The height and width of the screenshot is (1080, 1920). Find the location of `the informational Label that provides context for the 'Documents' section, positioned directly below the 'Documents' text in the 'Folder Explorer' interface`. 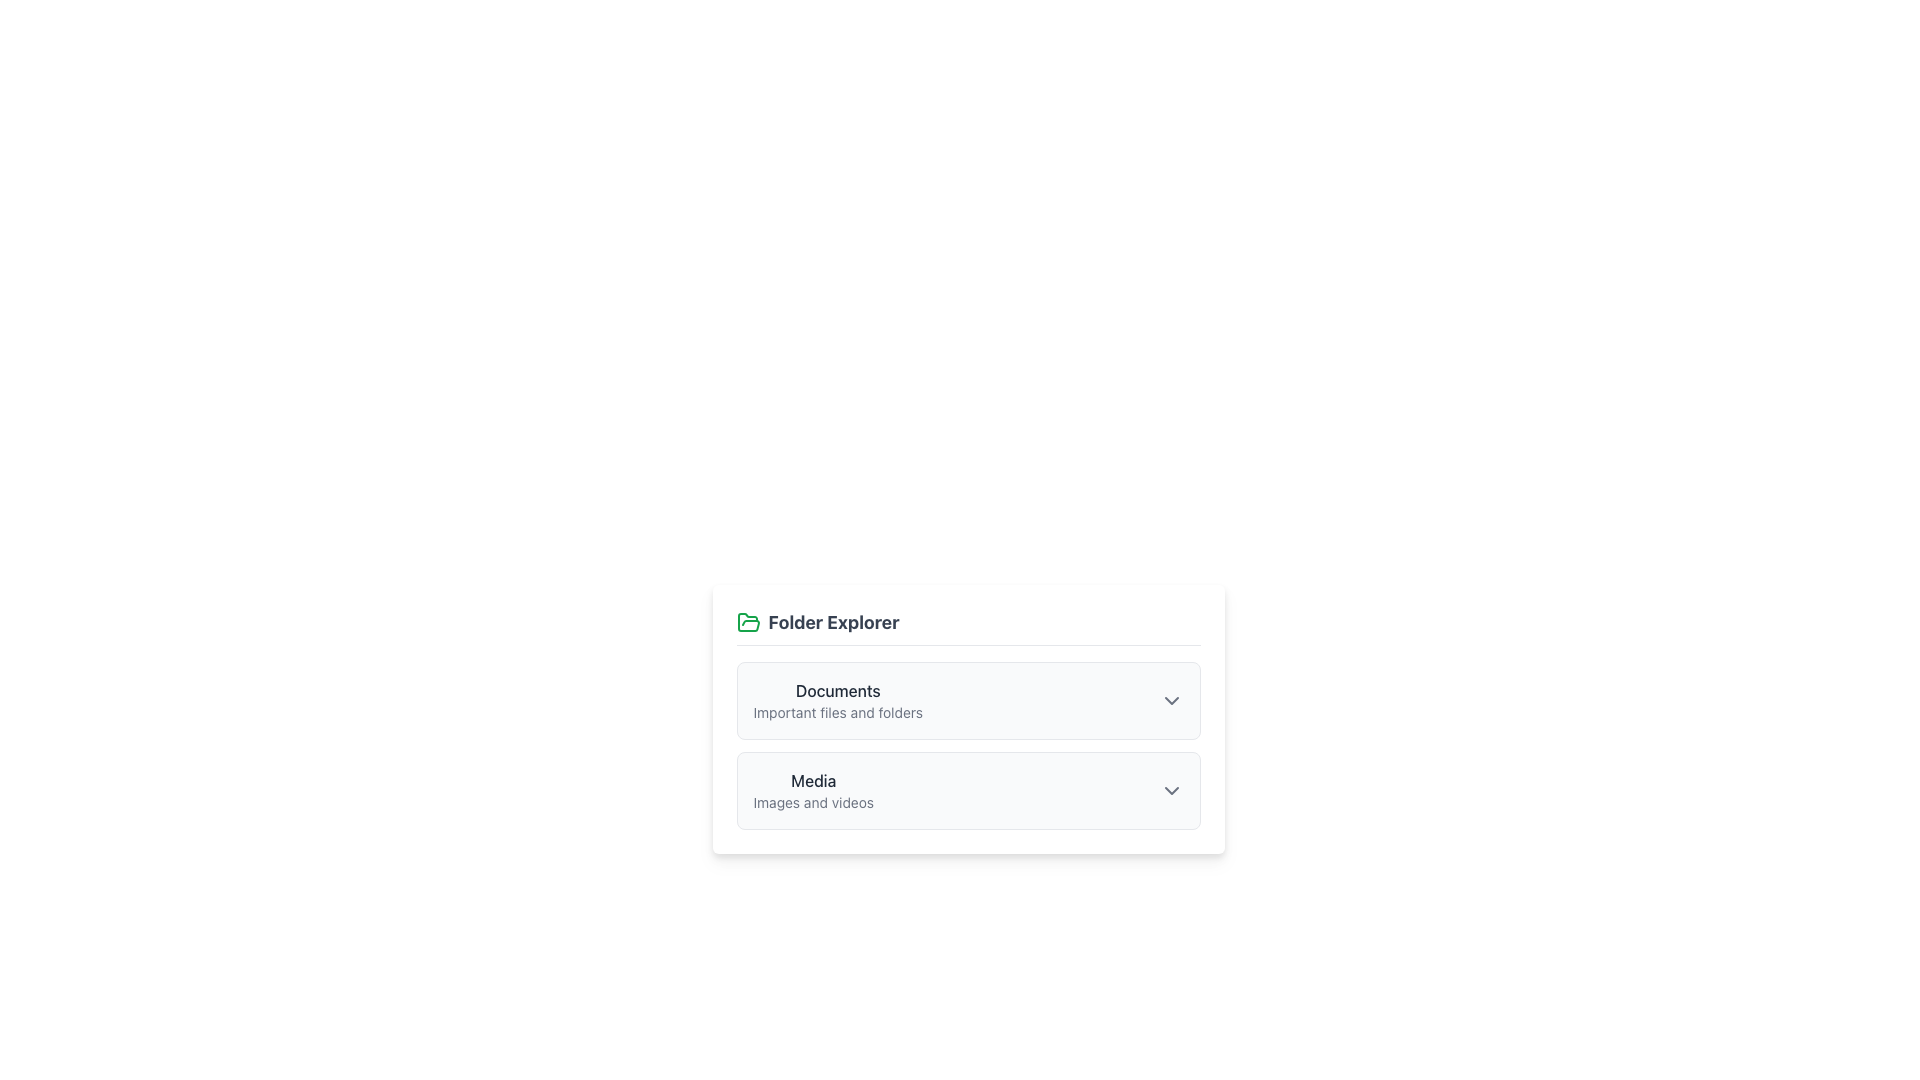

the informational Label that provides context for the 'Documents' section, positioned directly below the 'Documents' text in the 'Folder Explorer' interface is located at coordinates (838, 712).